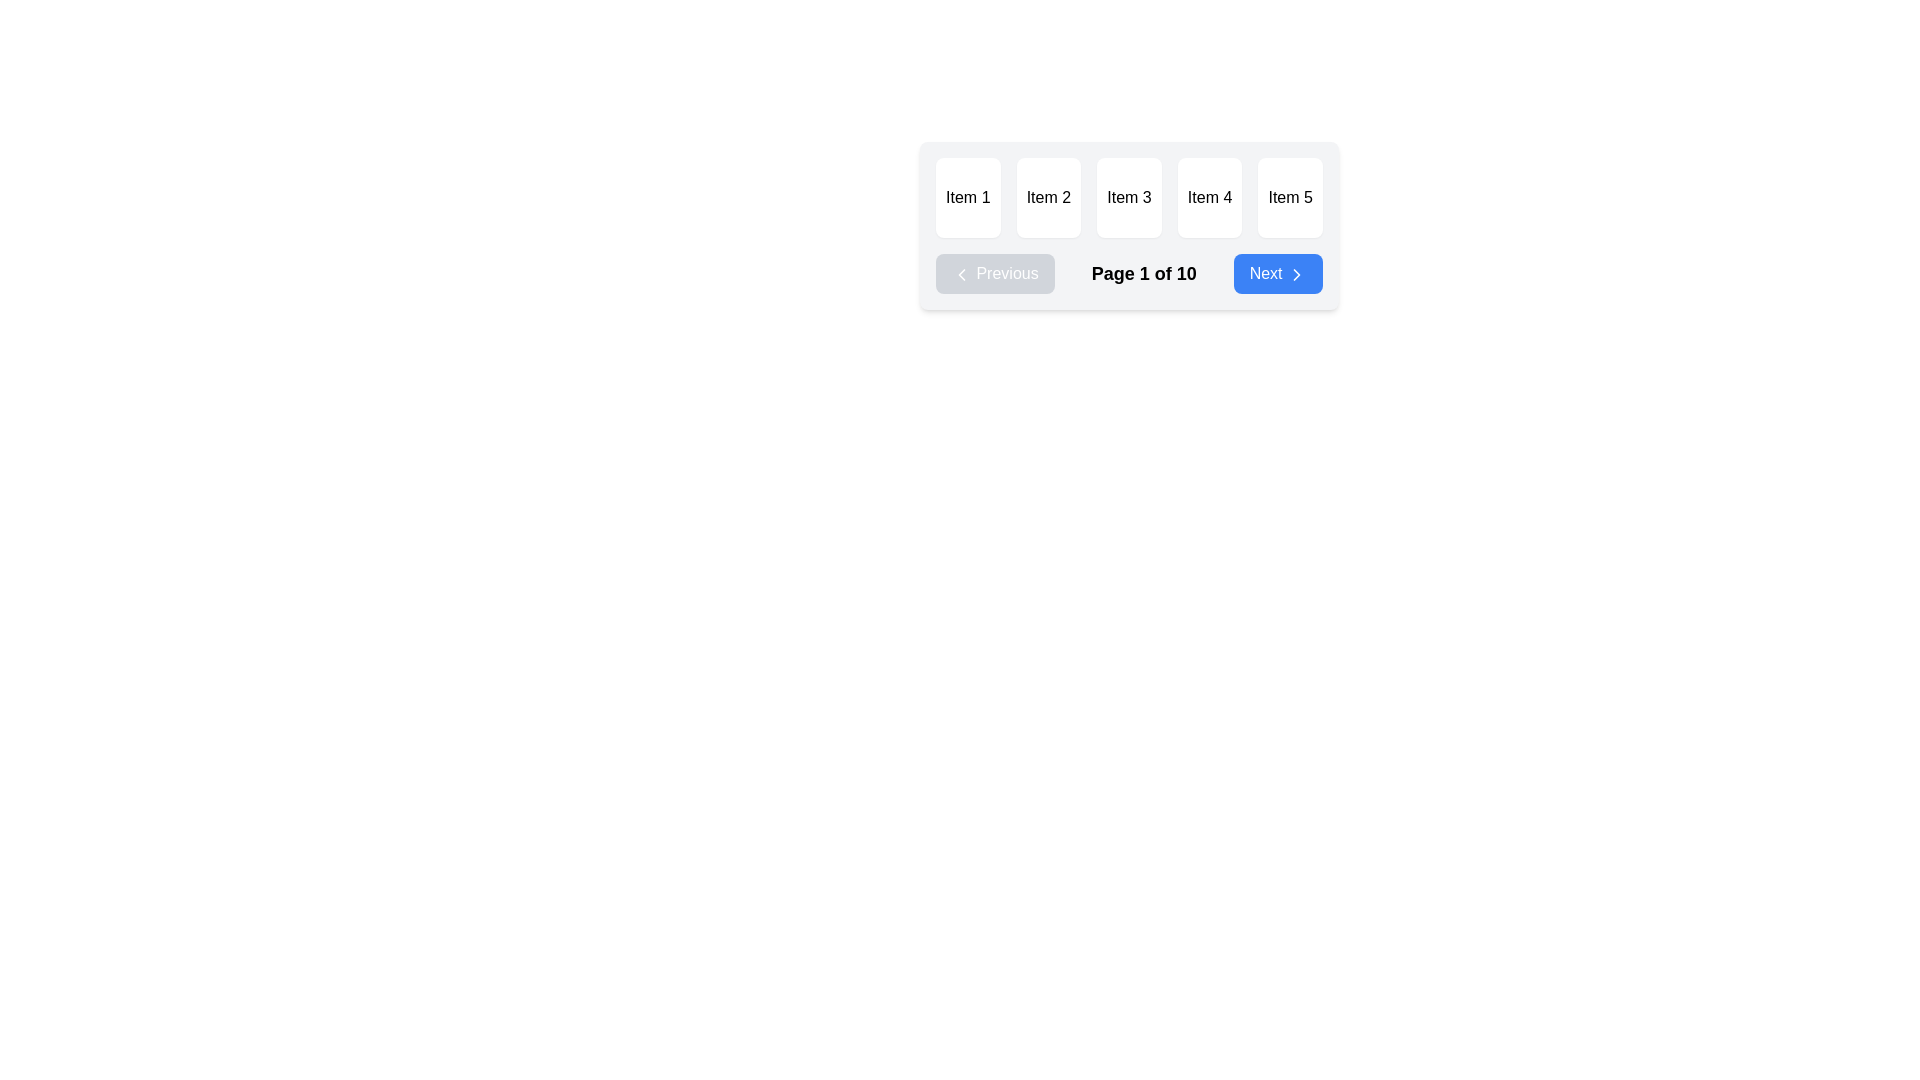  What do you see at coordinates (1296, 273) in the screenshot?
I see `the chevron icon indicating progression within the 'Next' button on the right side of the pagination control` at bounding box center [1296, 273].